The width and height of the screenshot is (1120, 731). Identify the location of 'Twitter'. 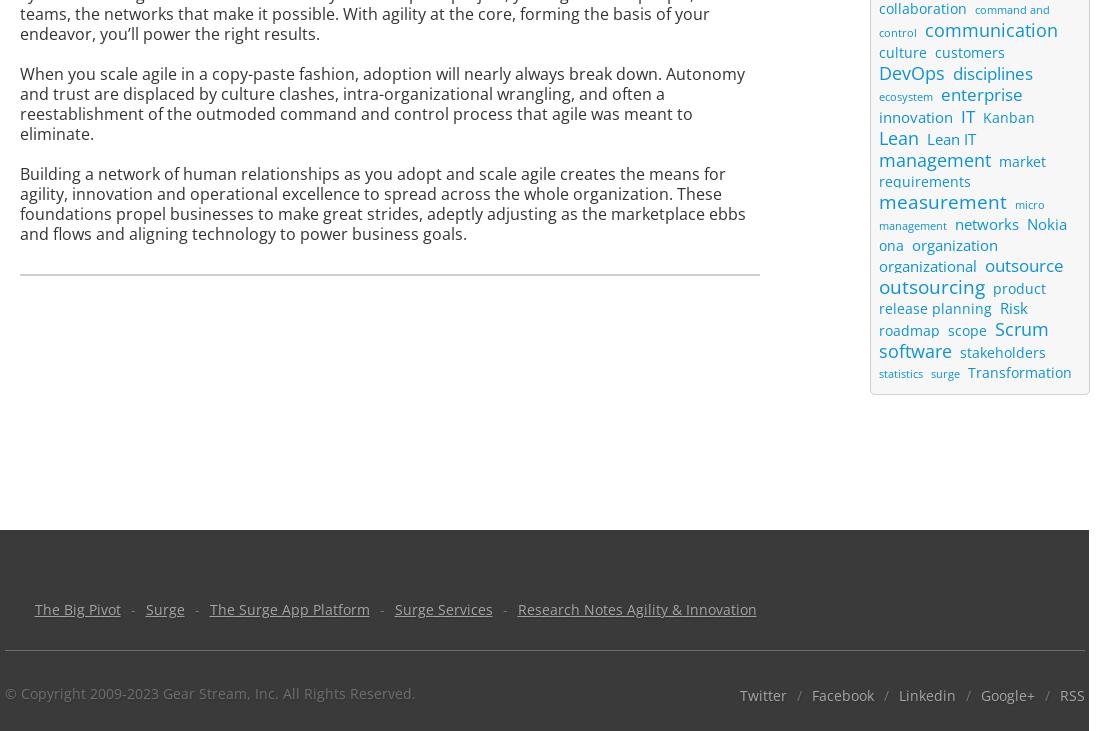
(762, 695).